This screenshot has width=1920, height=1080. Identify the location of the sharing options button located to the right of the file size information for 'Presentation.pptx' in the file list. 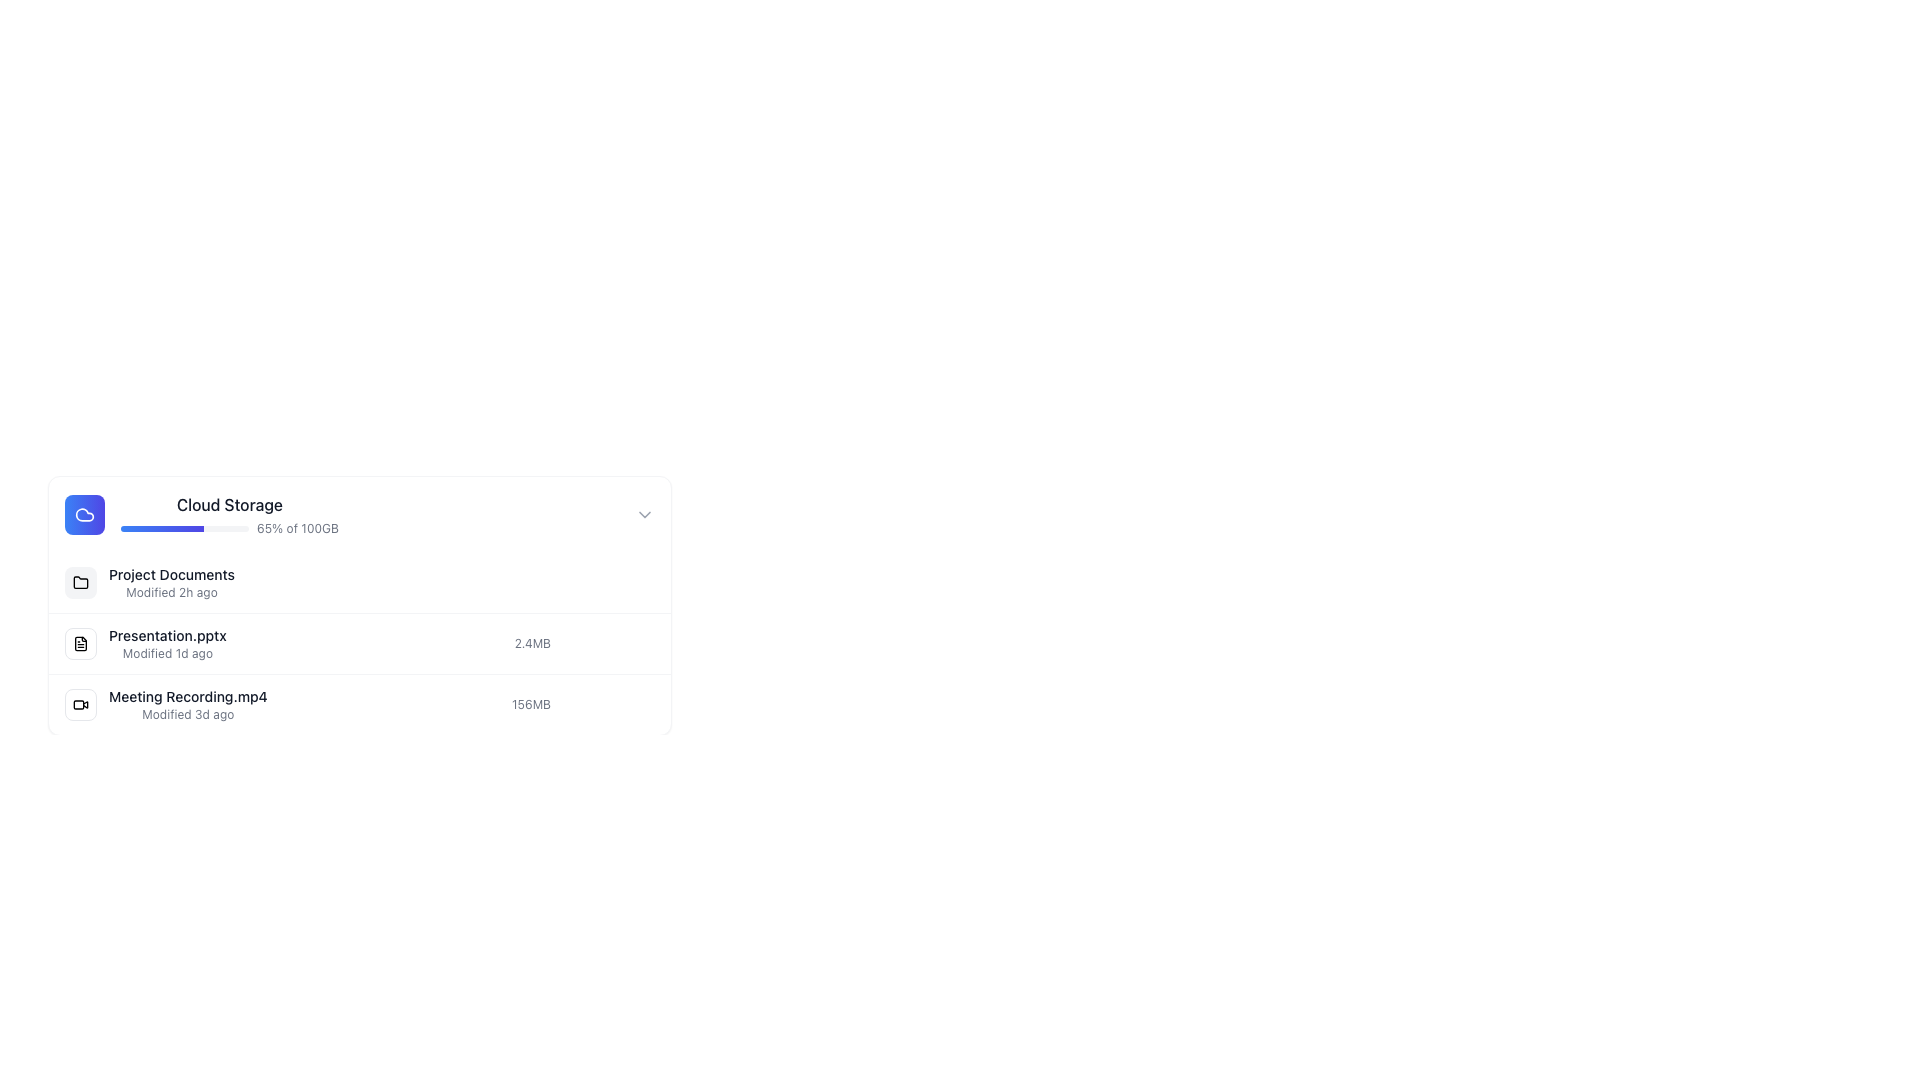
(609, 644).